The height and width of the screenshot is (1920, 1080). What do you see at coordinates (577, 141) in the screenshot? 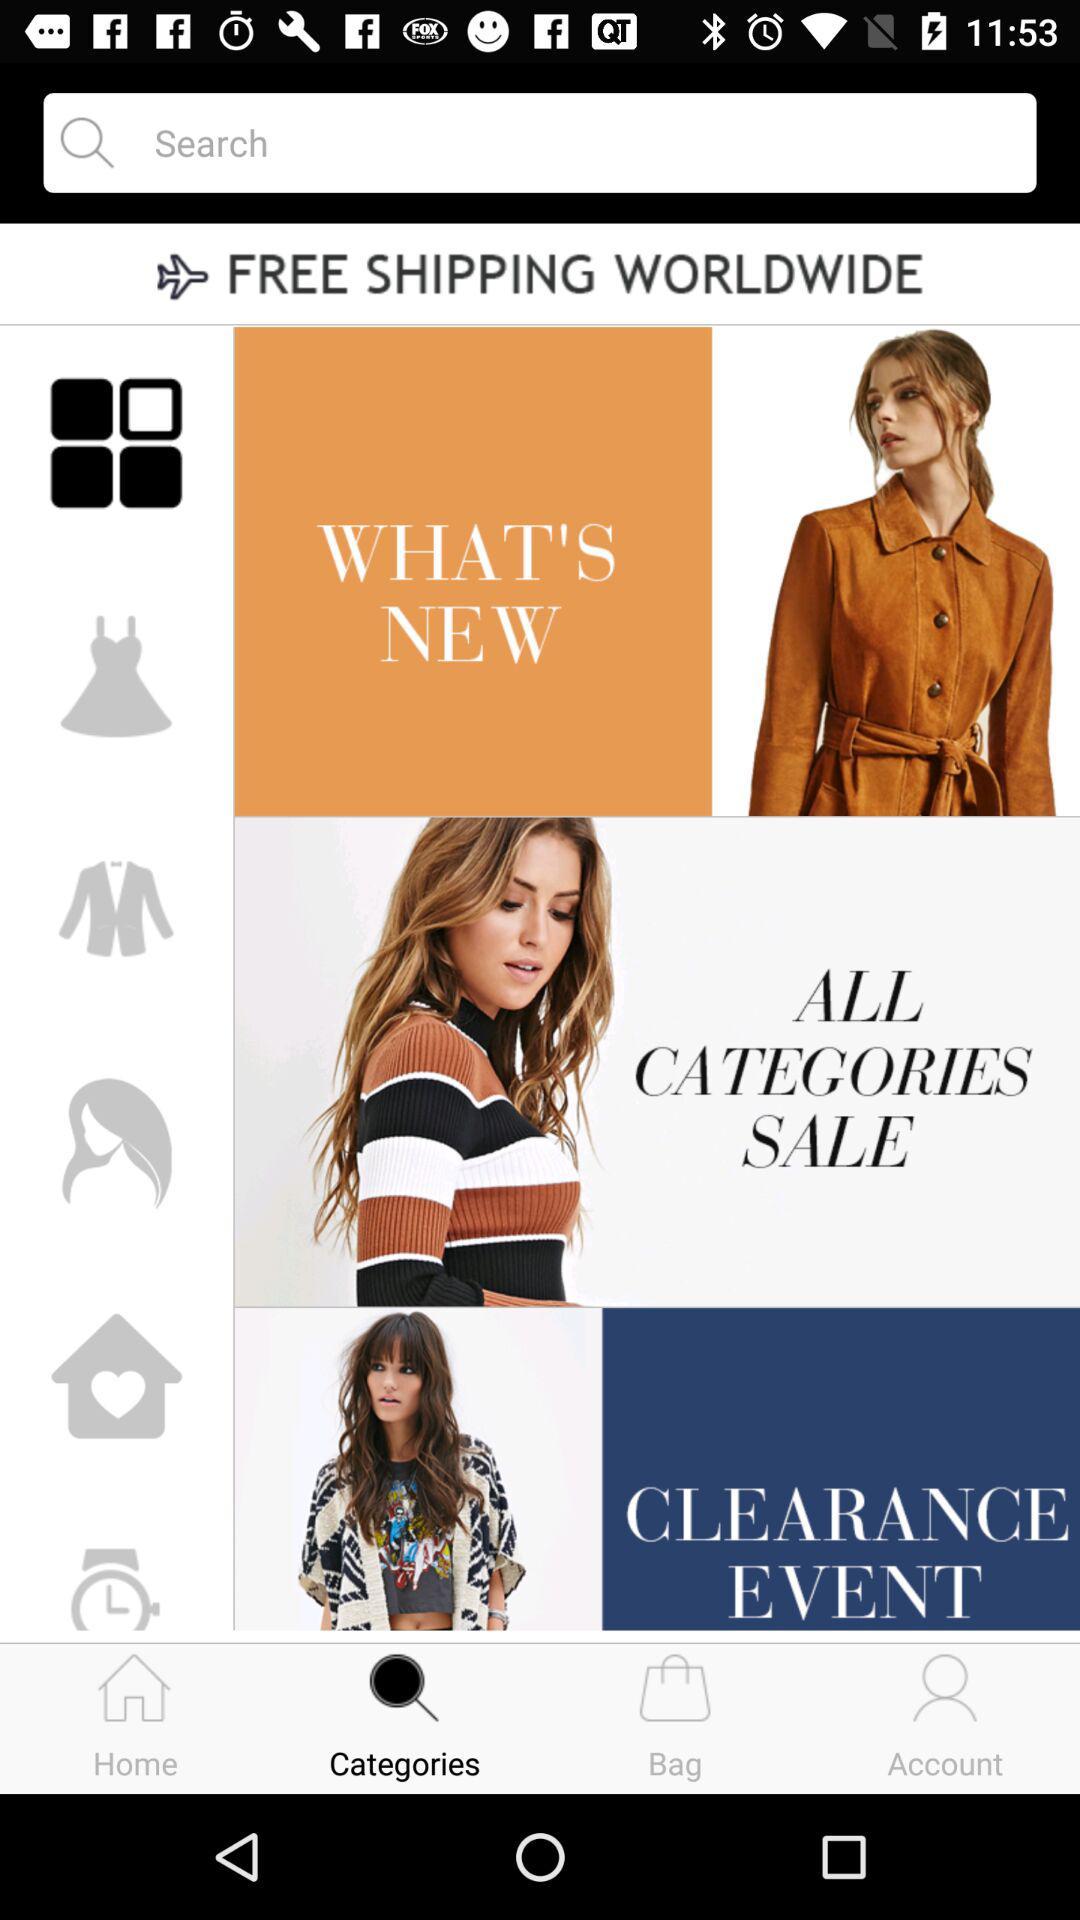
I see `search button` at bounding box center [577, 141].